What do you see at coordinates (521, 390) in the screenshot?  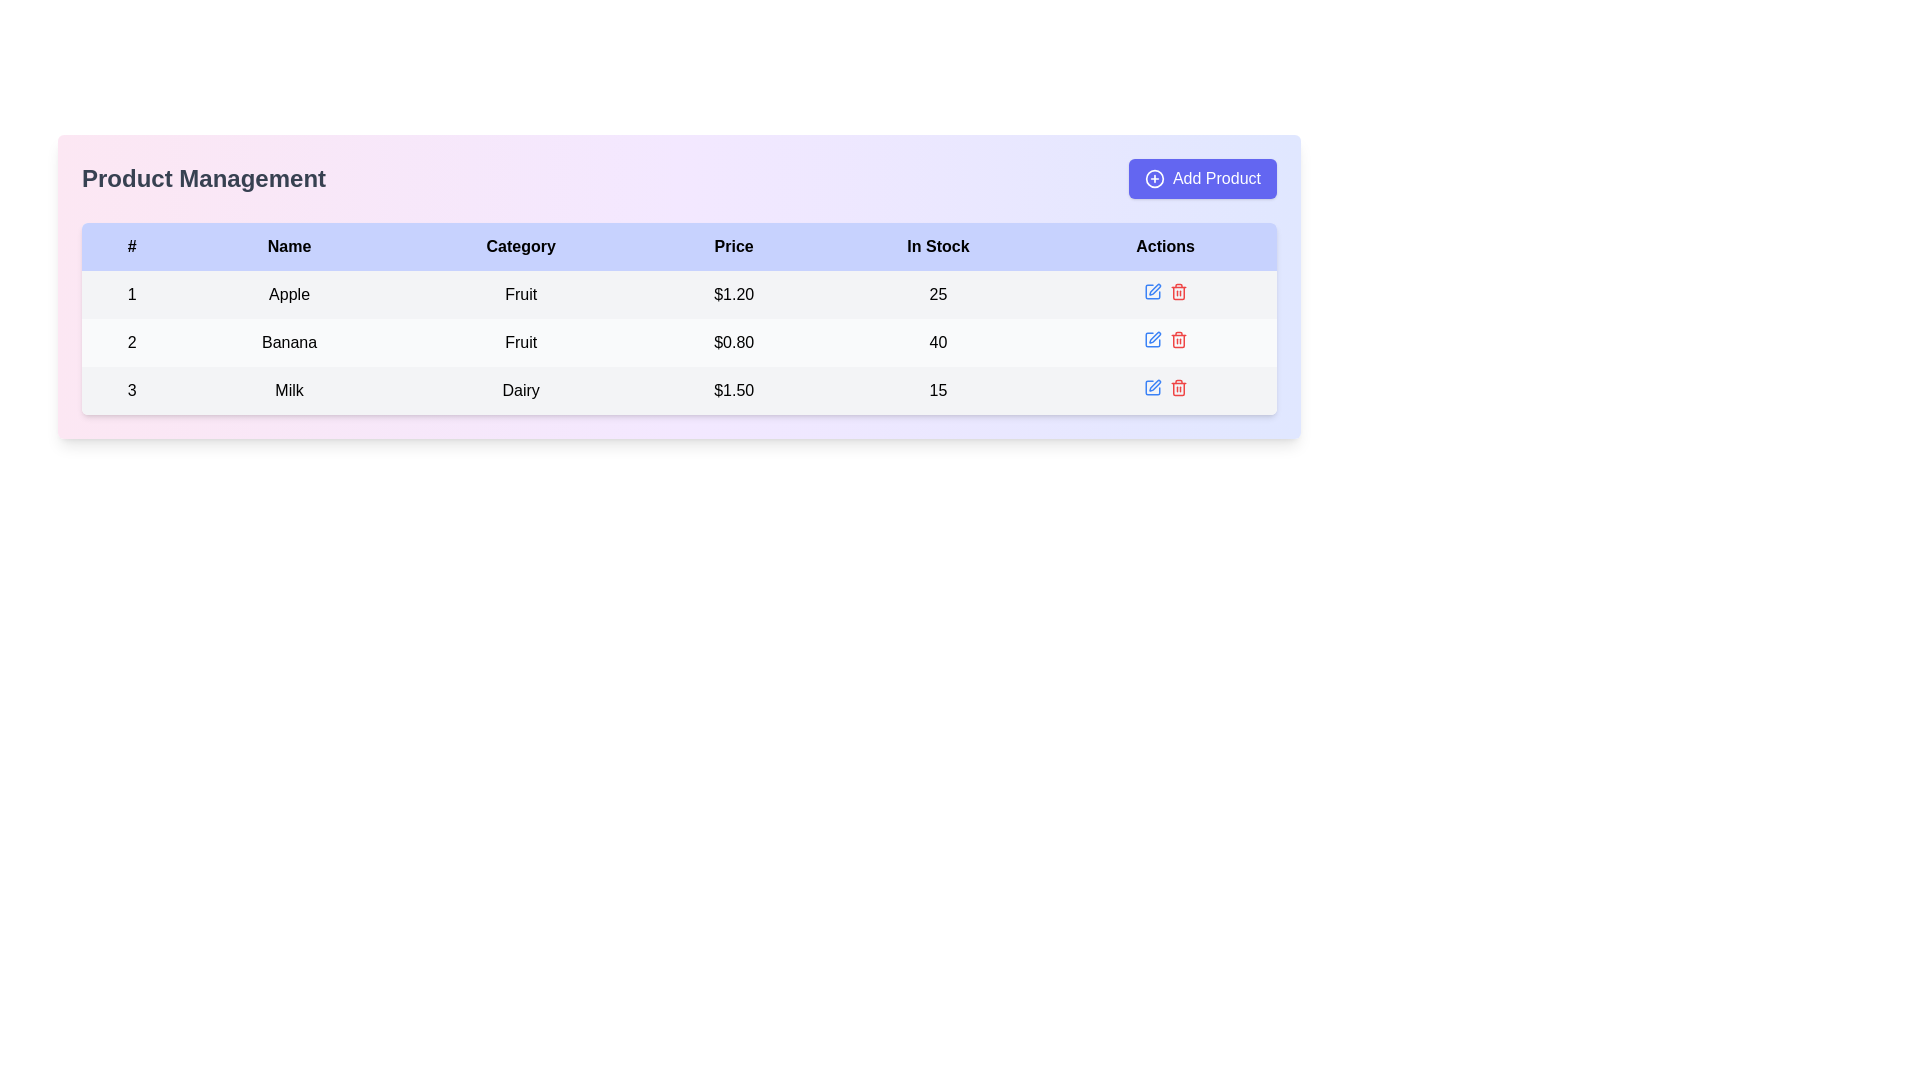 I see `the Label that identifies the product category for the 'Milk' entry in the third row and third column of the table` at bounding box center [521, 390].